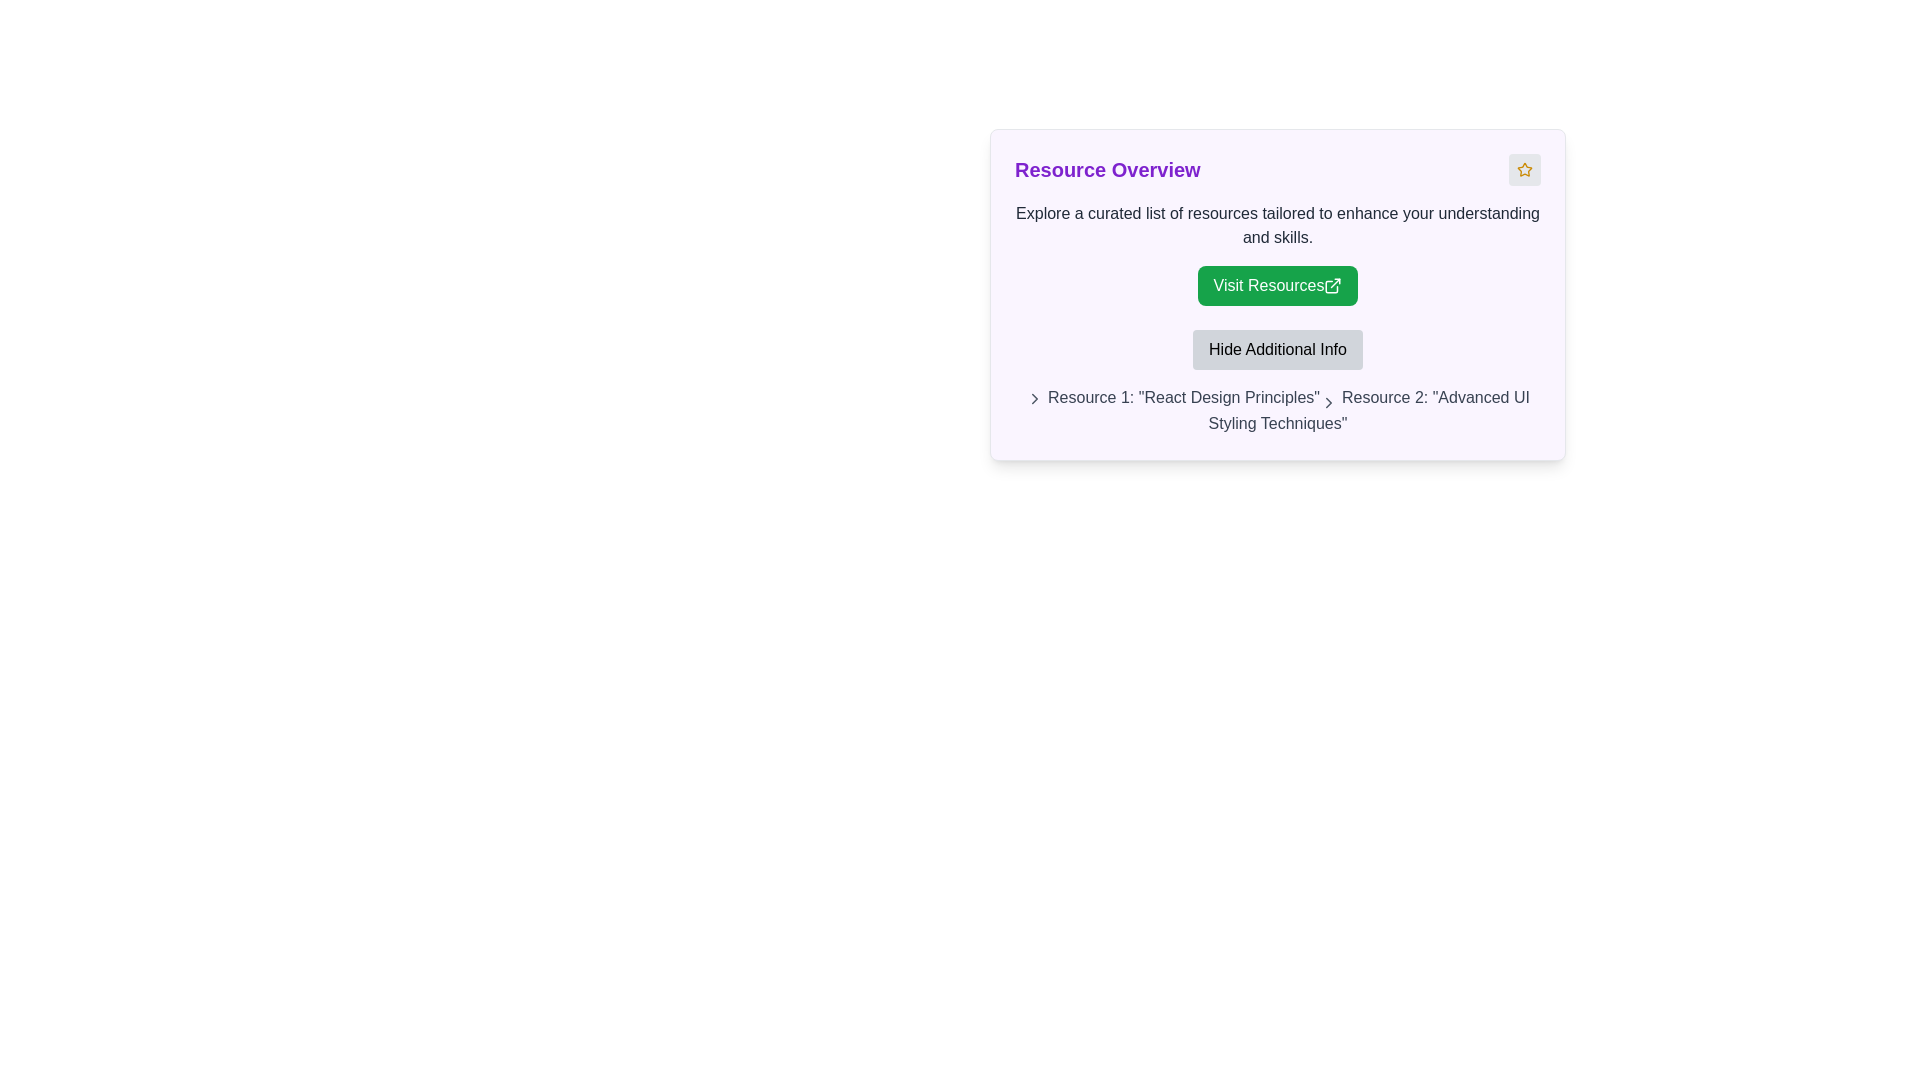 Image resolution: width=1920 pixels, height=1080 pixels. What do you see at coordinates (1276, 410) in the screenshot?
I see `the text block containing resource information styled in grey font, which lists 'React Design Principles' and 'Advanced UI Styling Techniques', located below the 'Hide Additional Info' button` at bounding box center [1276, 410].